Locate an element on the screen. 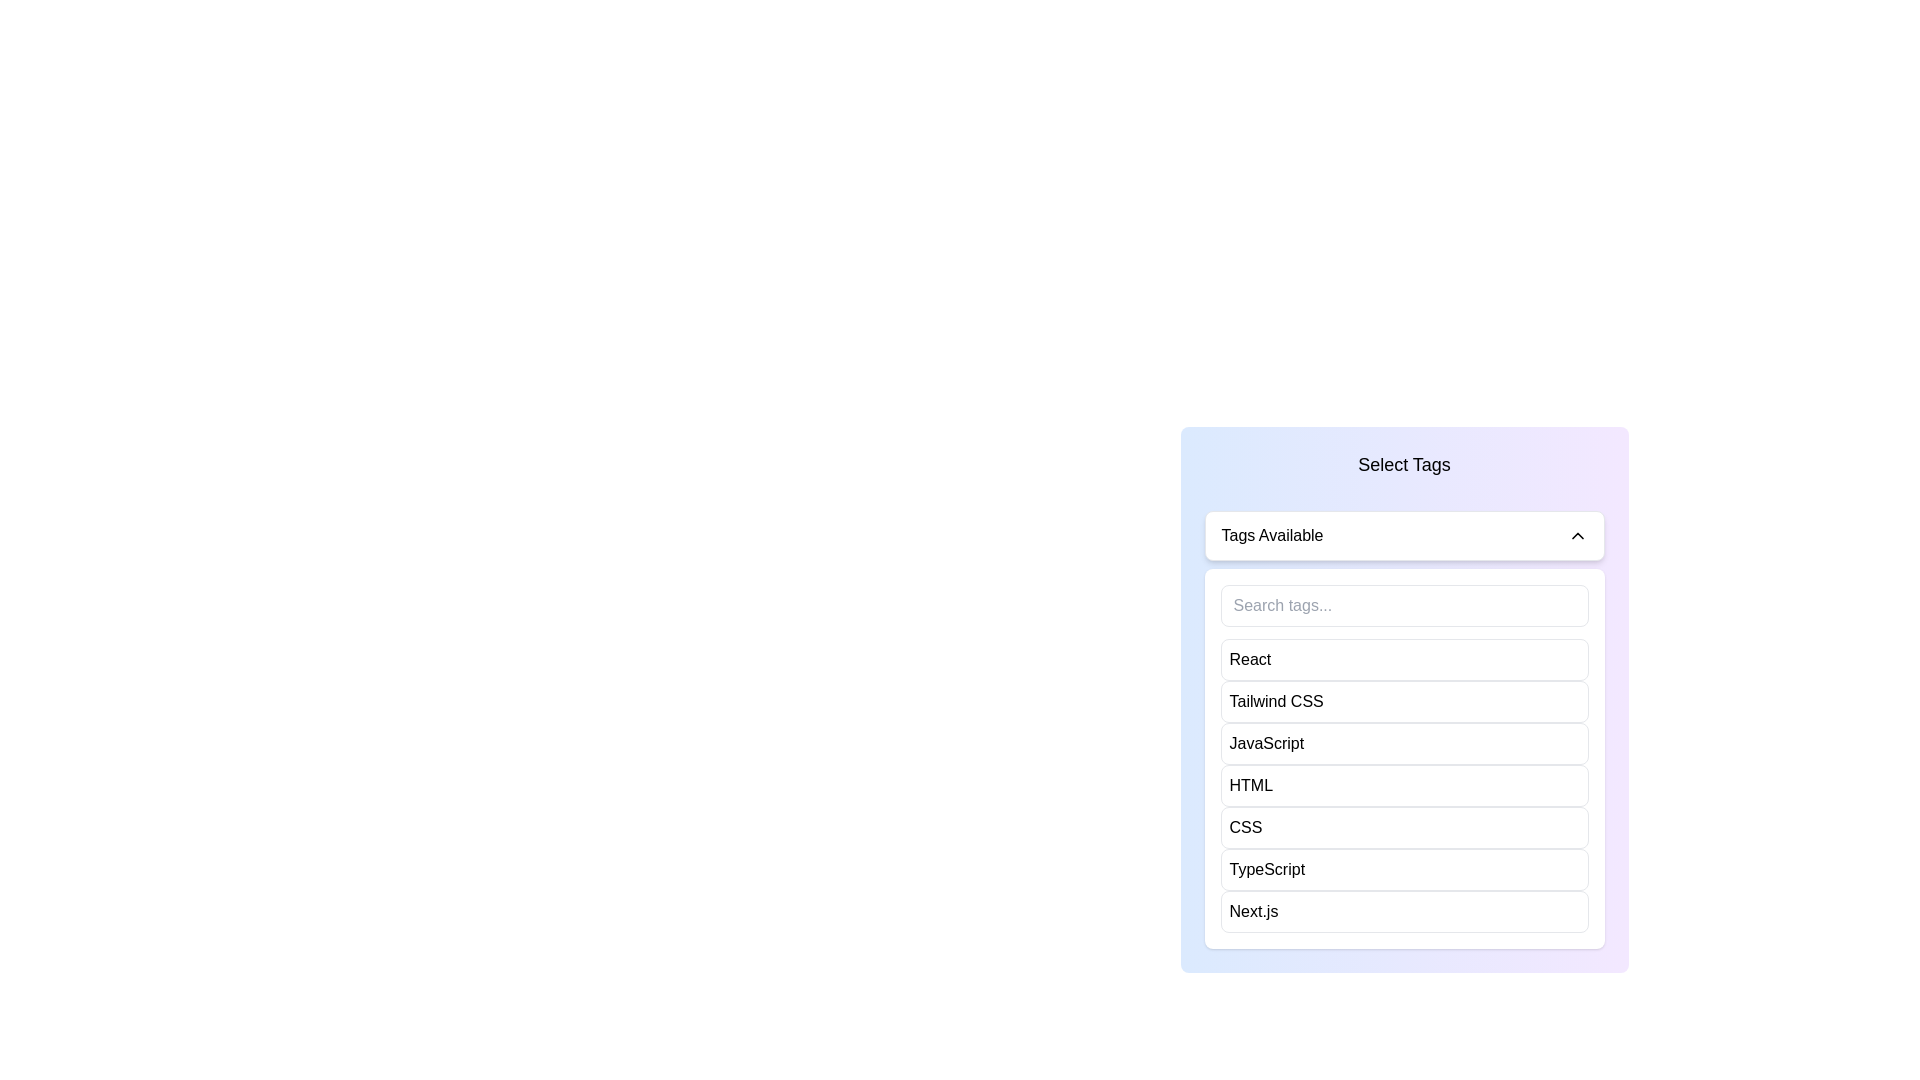  the 'HTML' label in the dropdown list within the 'Select Tags' panel is located at coordinates (1250, 785).